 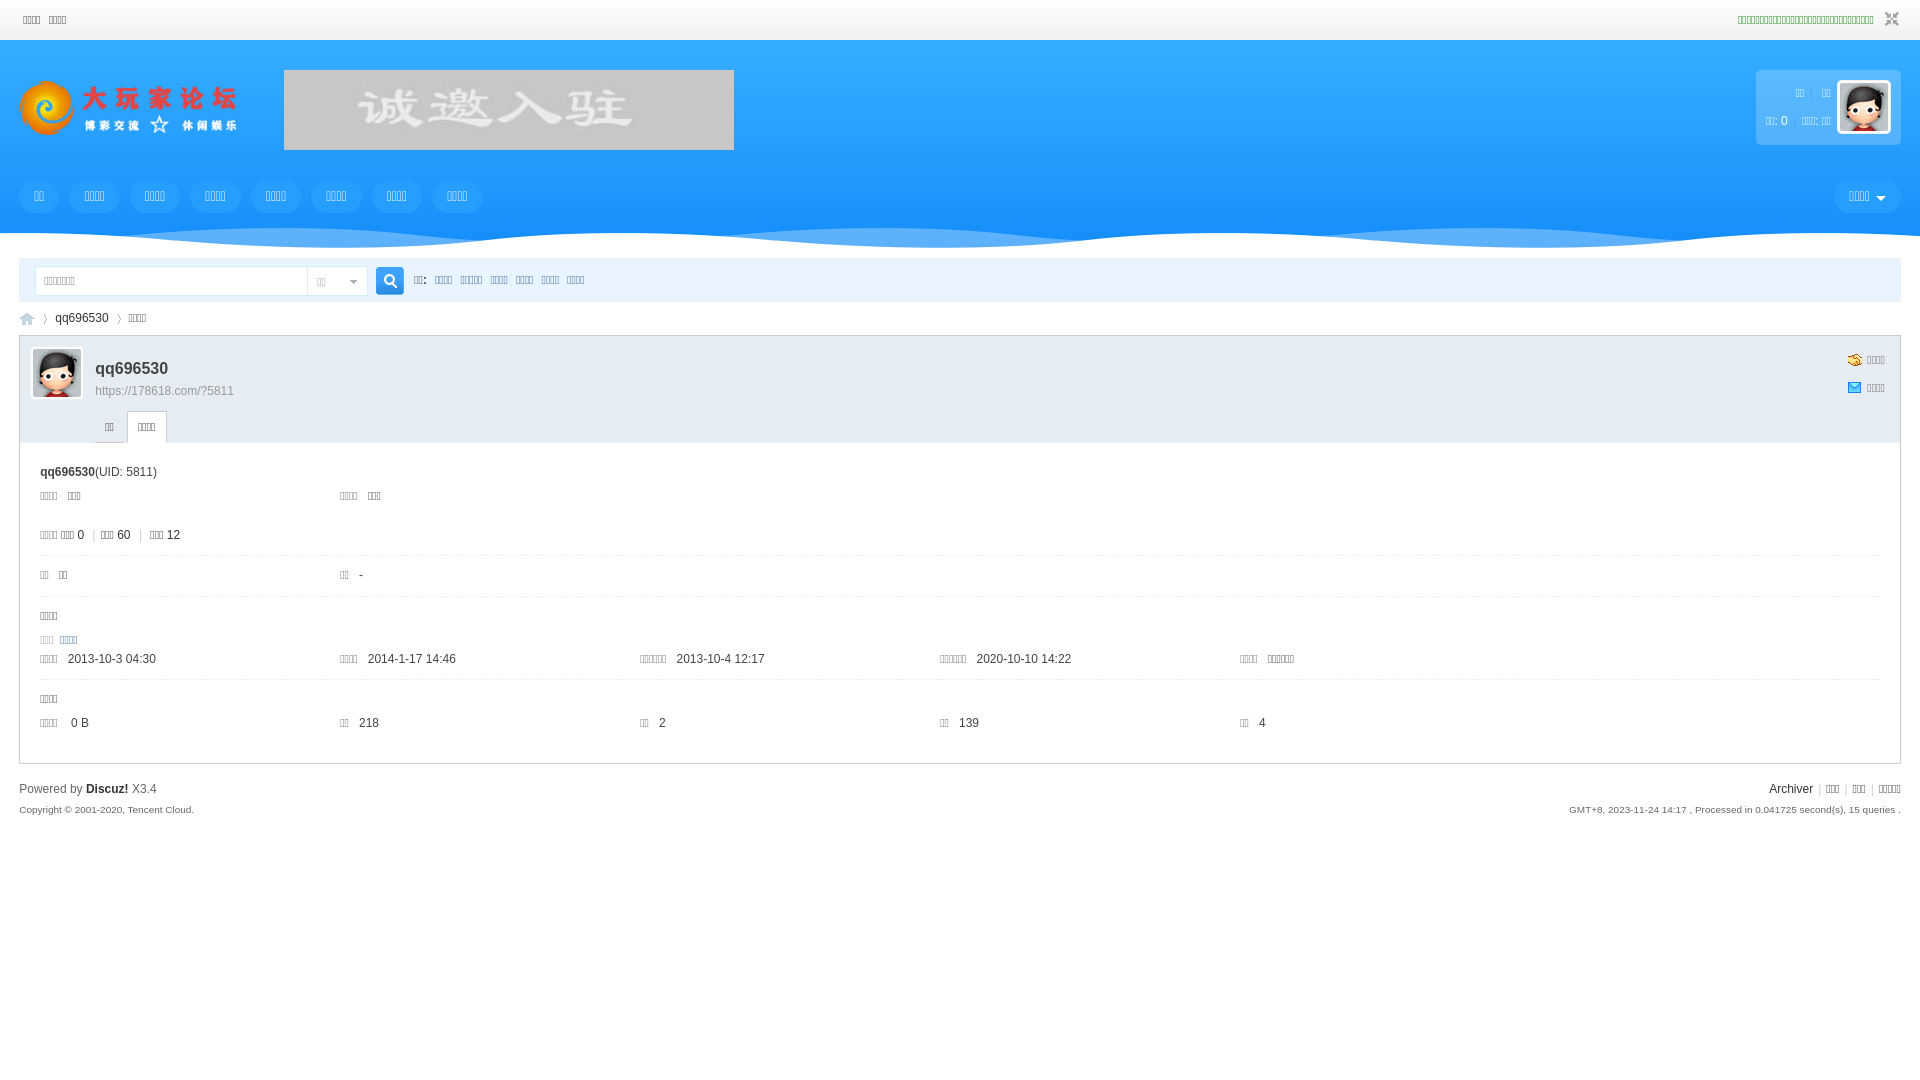 What do you see at coordinates (106, 788) in the screenshot?
I see `'Discuz!'` at bounding box center [106, 788].